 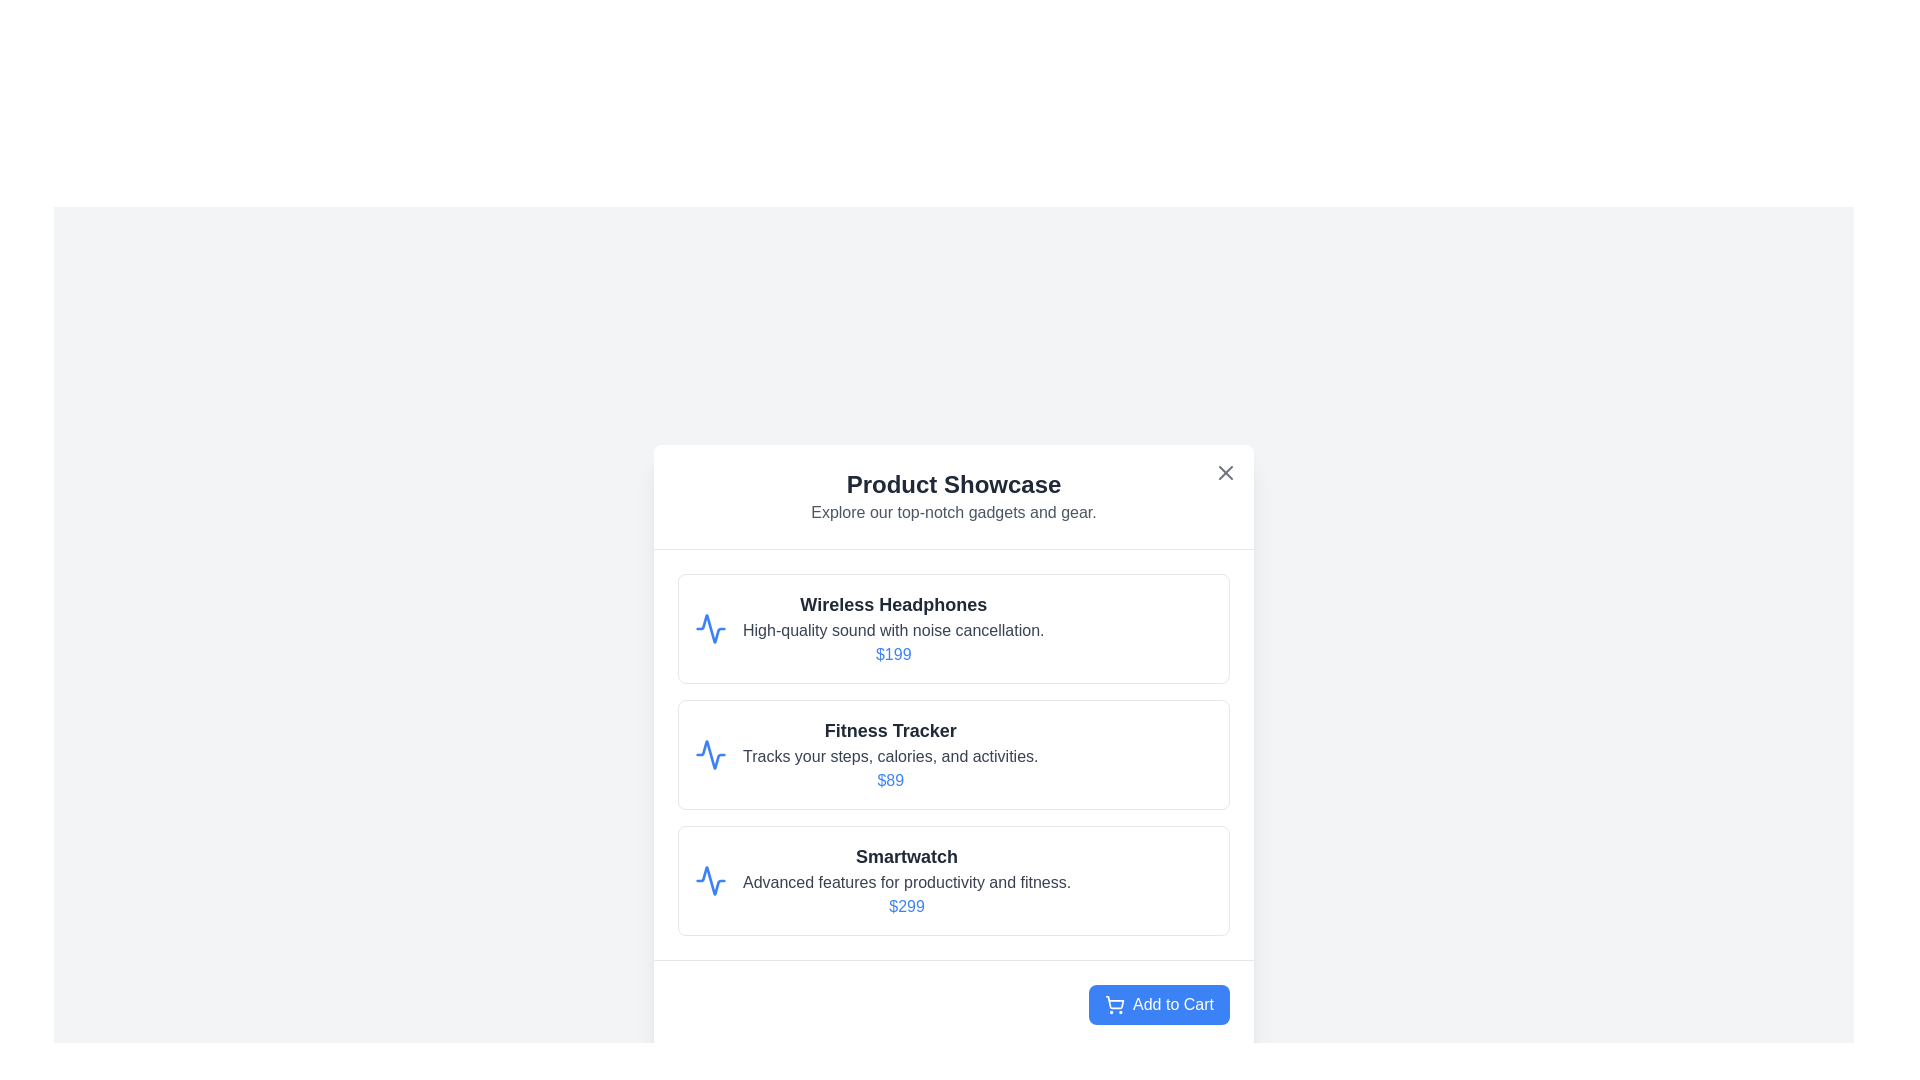 I want to click on static text that describes the product features, located below the header 'Wireless Headphones' and above the price '$199' in the first product card of the modal, so click(x=892, y=631).